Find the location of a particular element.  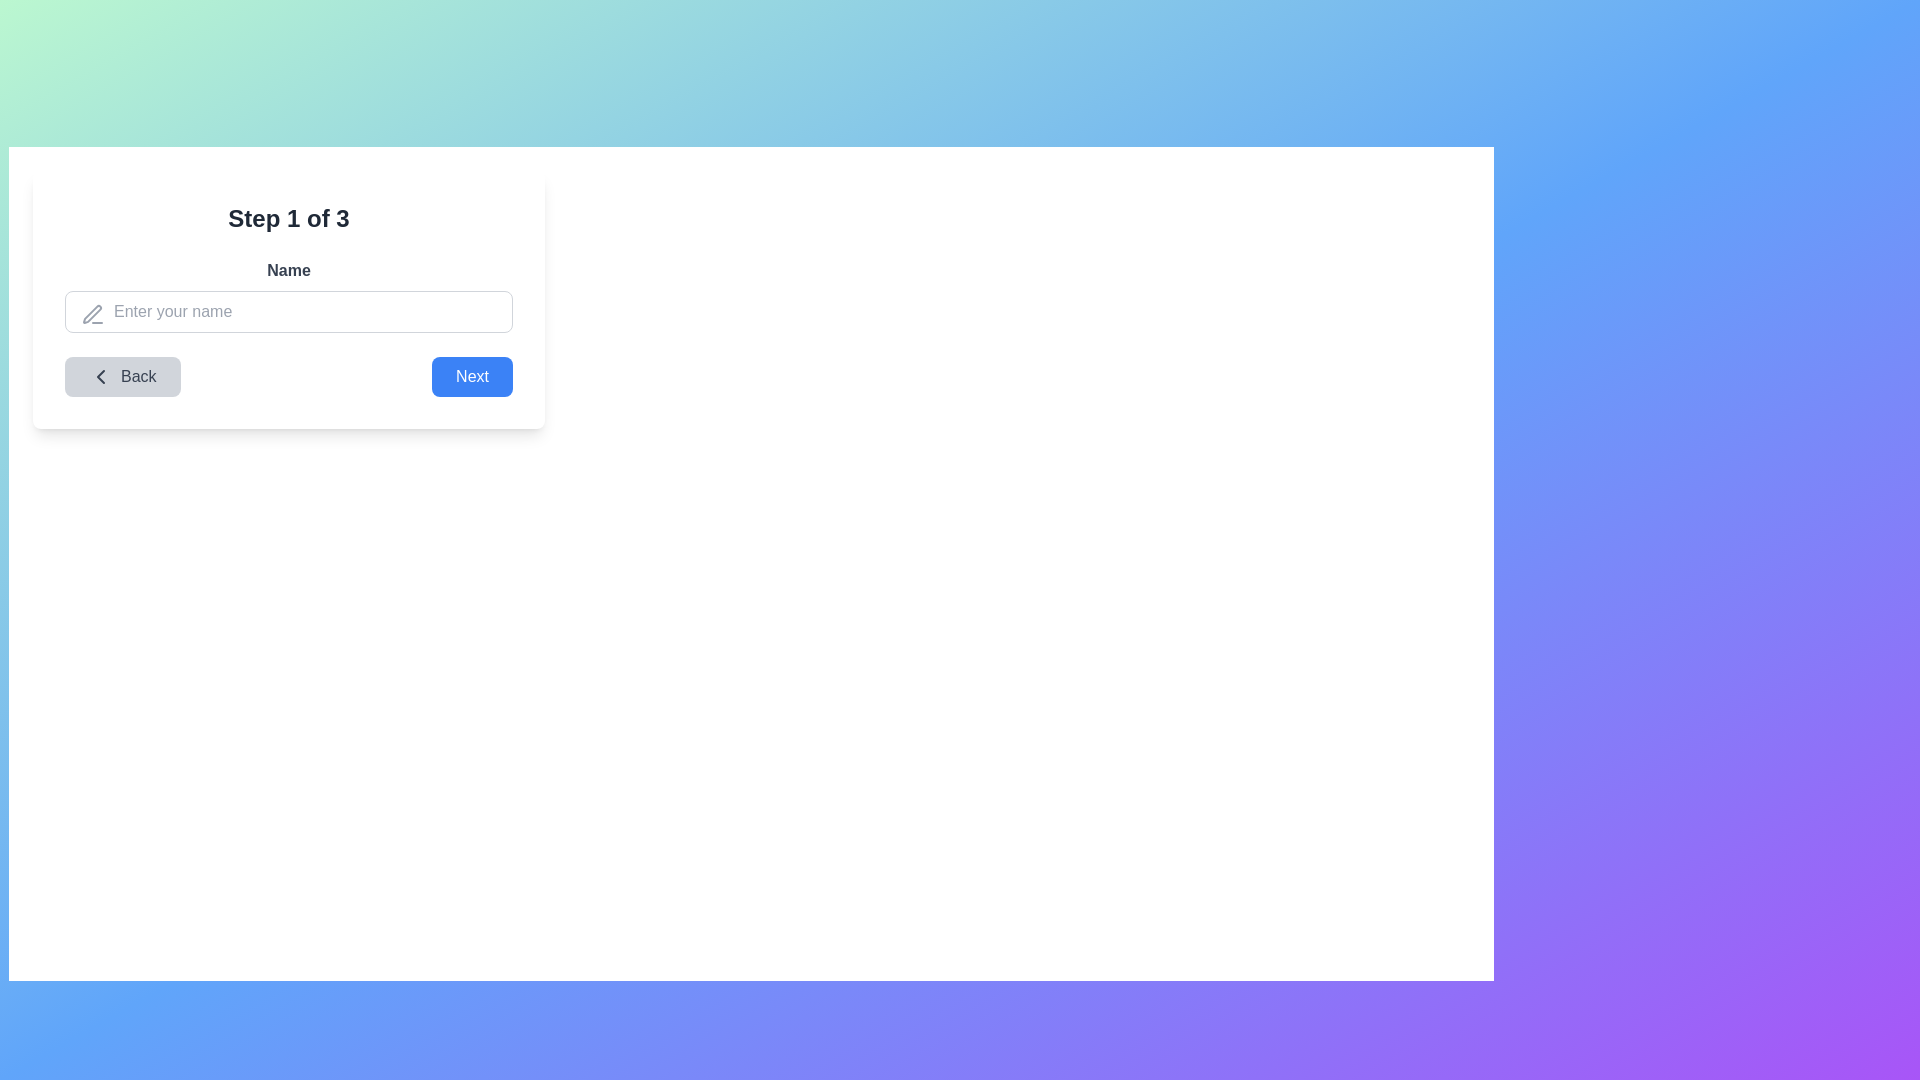

text displayed in the centered heading 'Step 1 of 3', which is a large, bold, dark gray text on a white card at the top of the content area is located at coordinates (287, 219).